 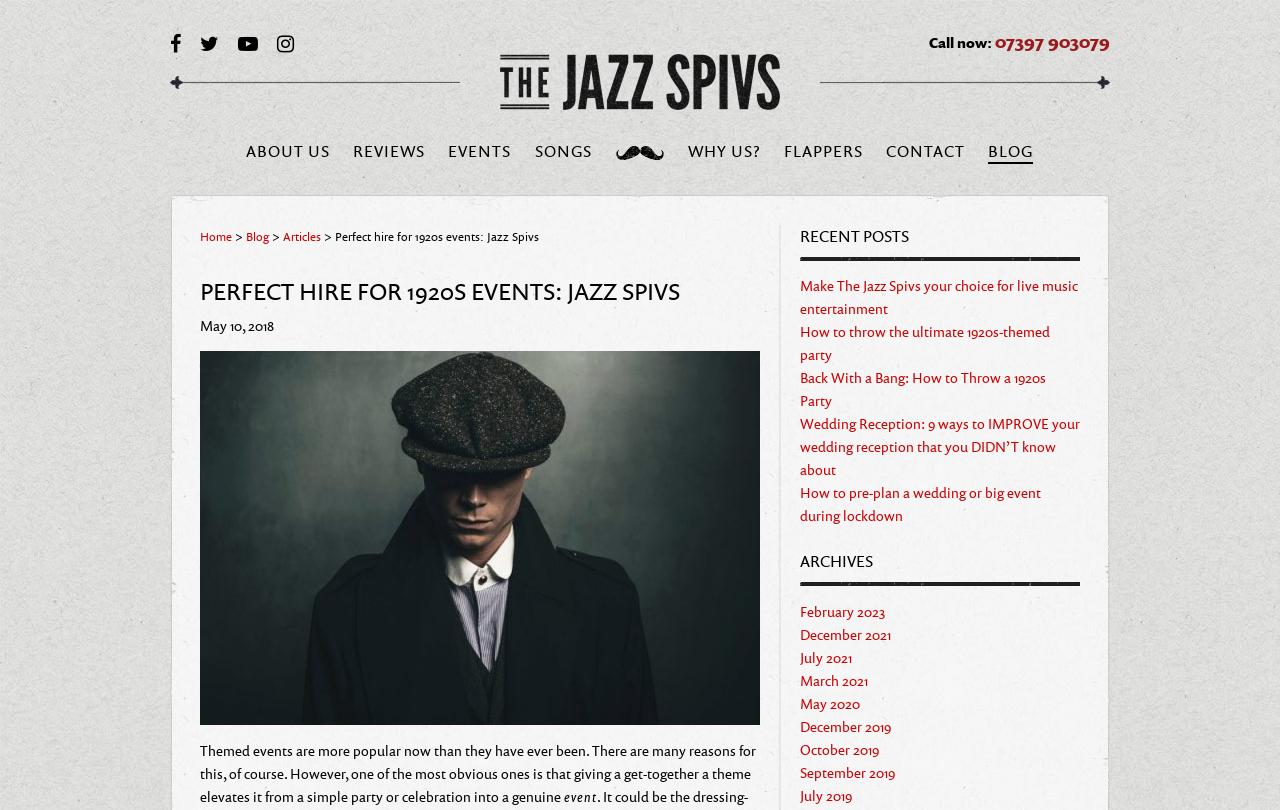 What do you see at coordinates (836, 561) in the screenshot?
I see `'Archives'` at bounding box center [836, 561].